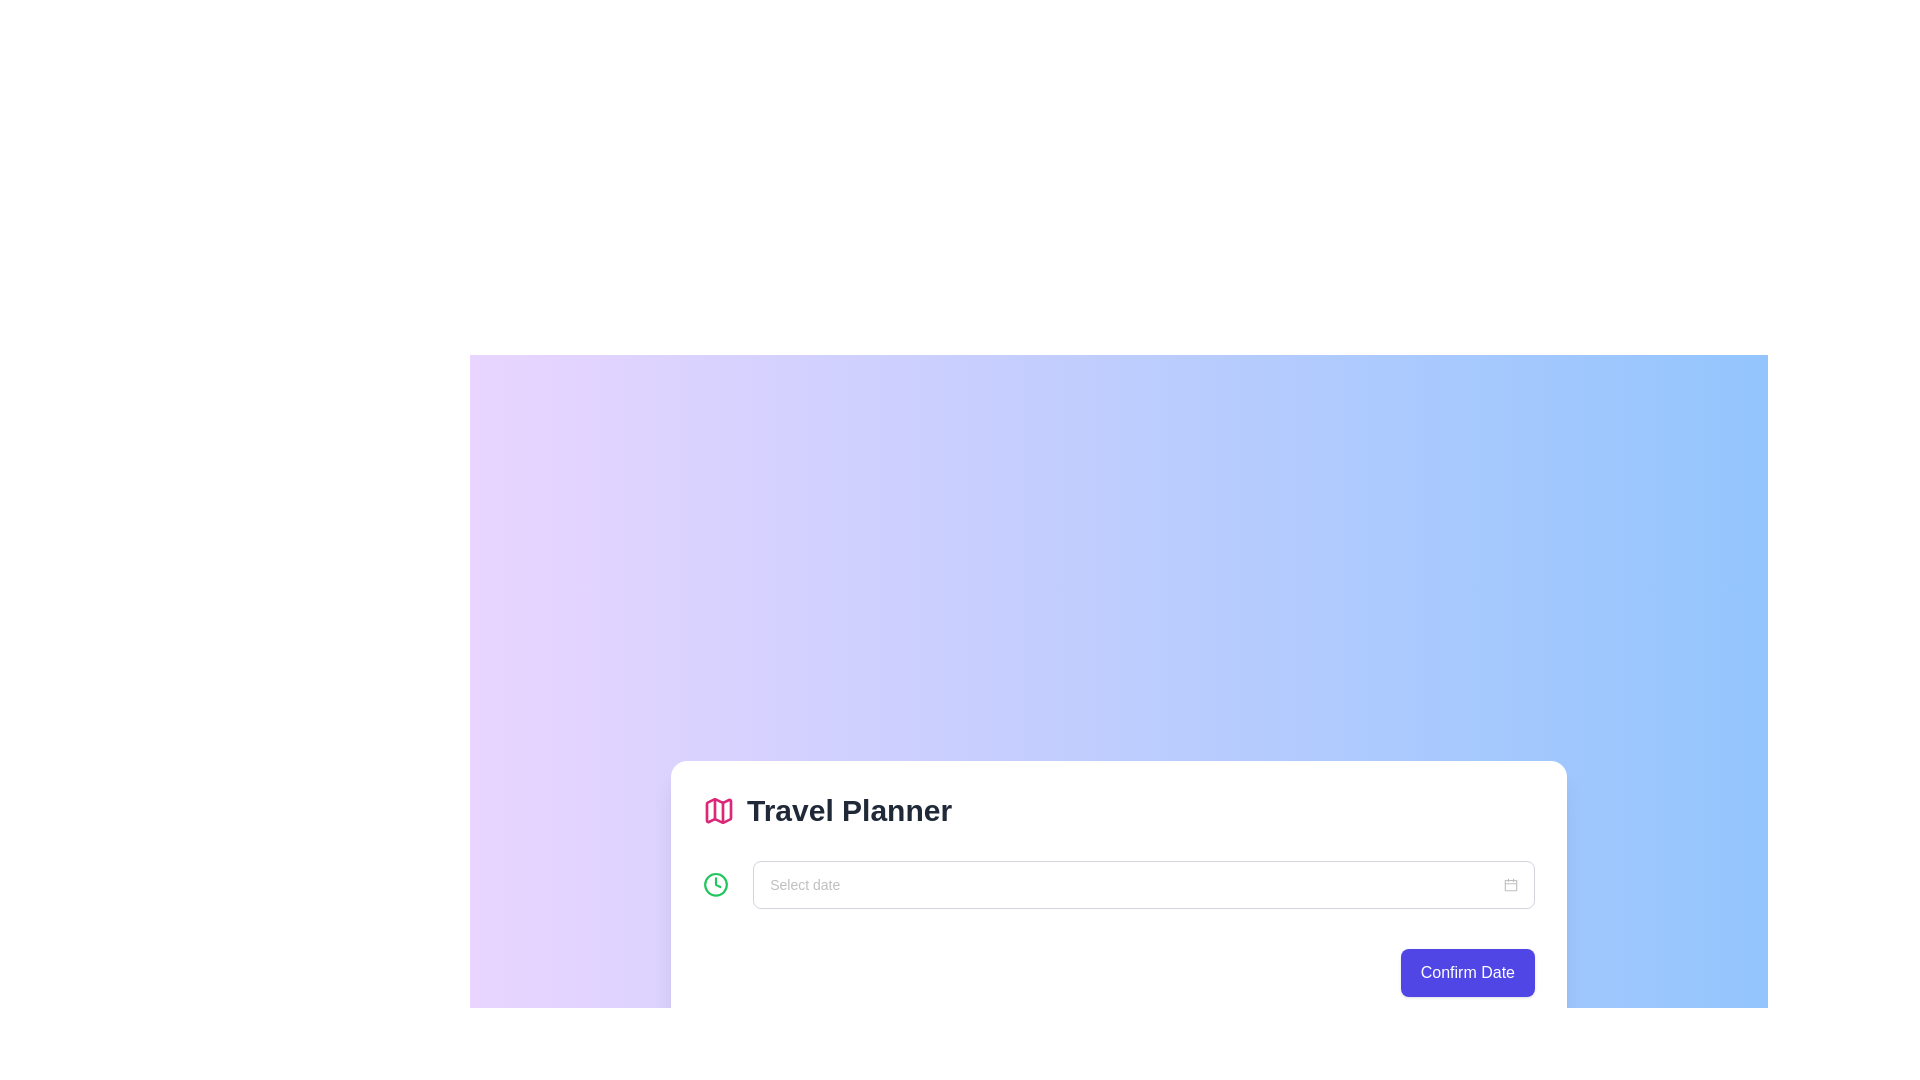 This screenshot has width=1920, height=1080. What do you see at coordinates (849, 810) in the screenshot?
I see `the 'Travel Planner' text label, which is styled in bold with a large font size and located in the header segment of the interface, to the right of a pink map icon` at bounding box center [849, 810].